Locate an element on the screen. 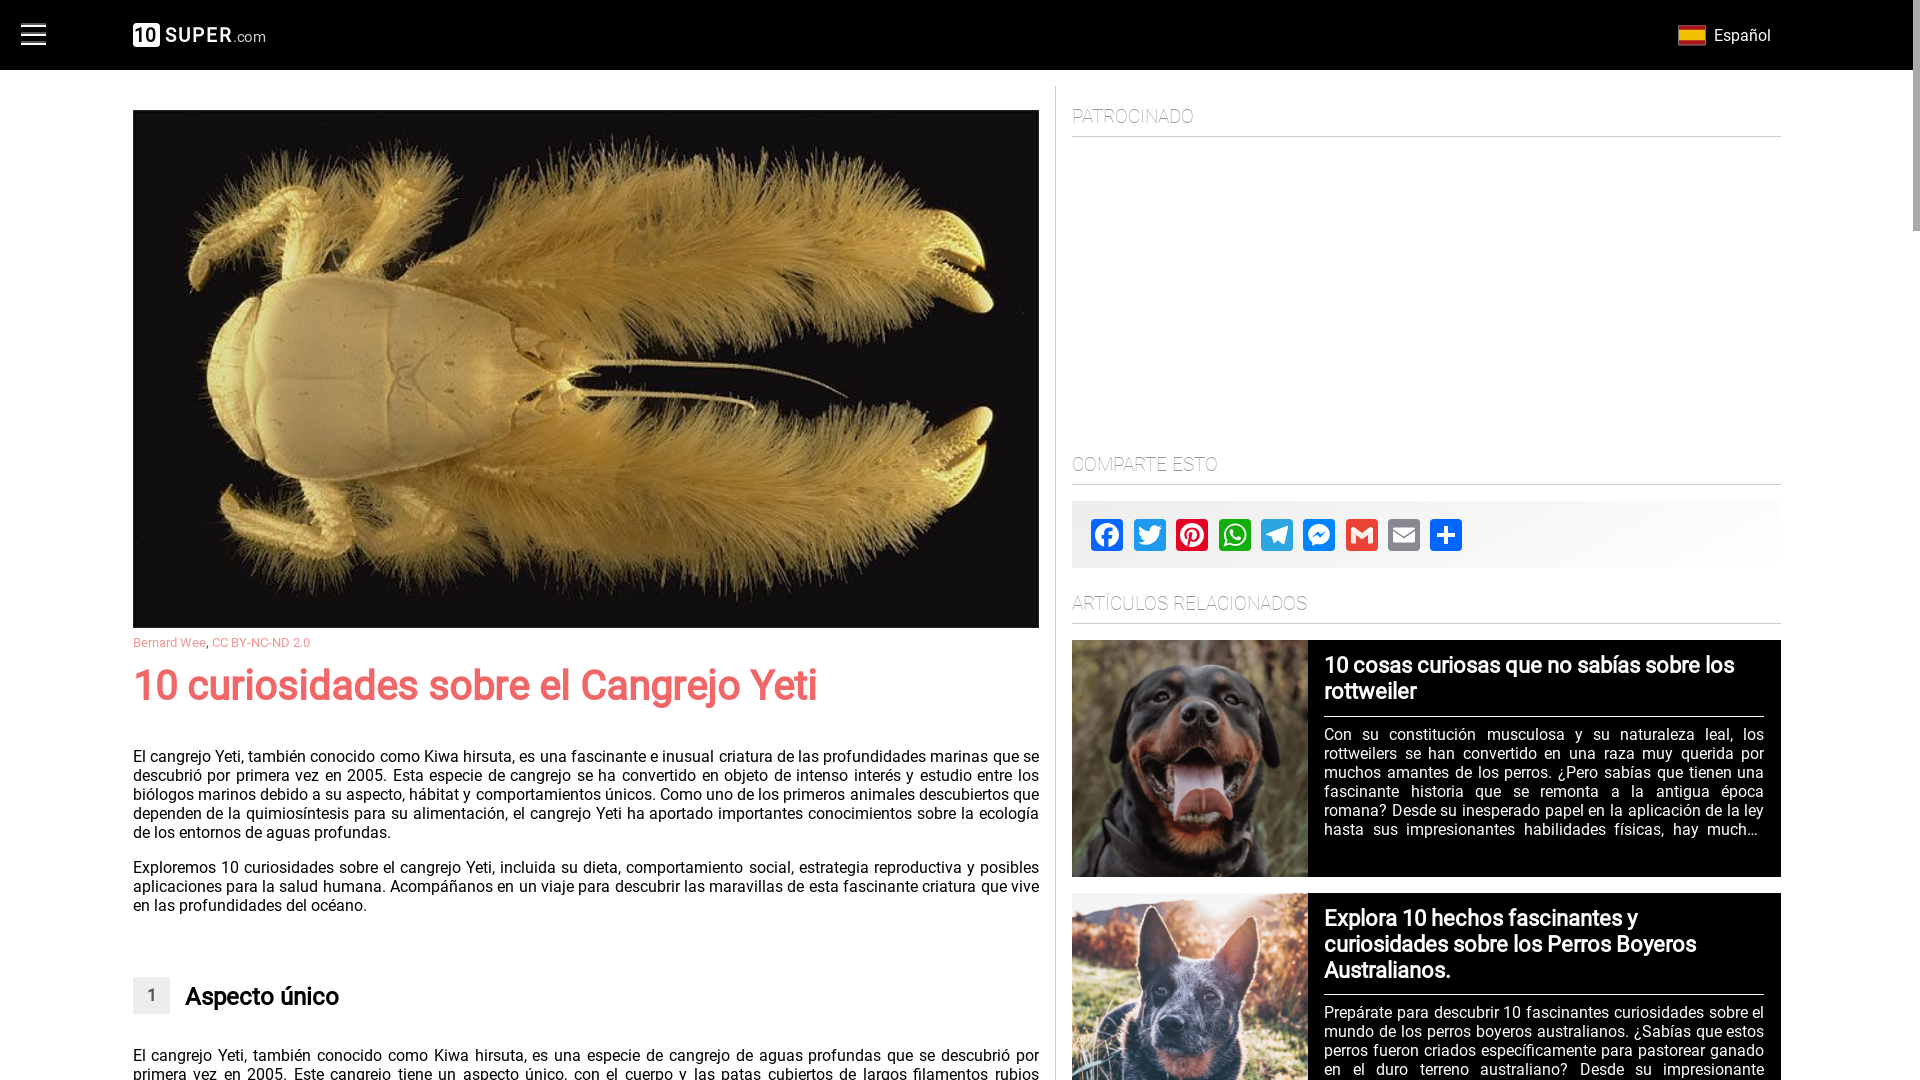  'Messenger' is located at coordinates (1319, 534).